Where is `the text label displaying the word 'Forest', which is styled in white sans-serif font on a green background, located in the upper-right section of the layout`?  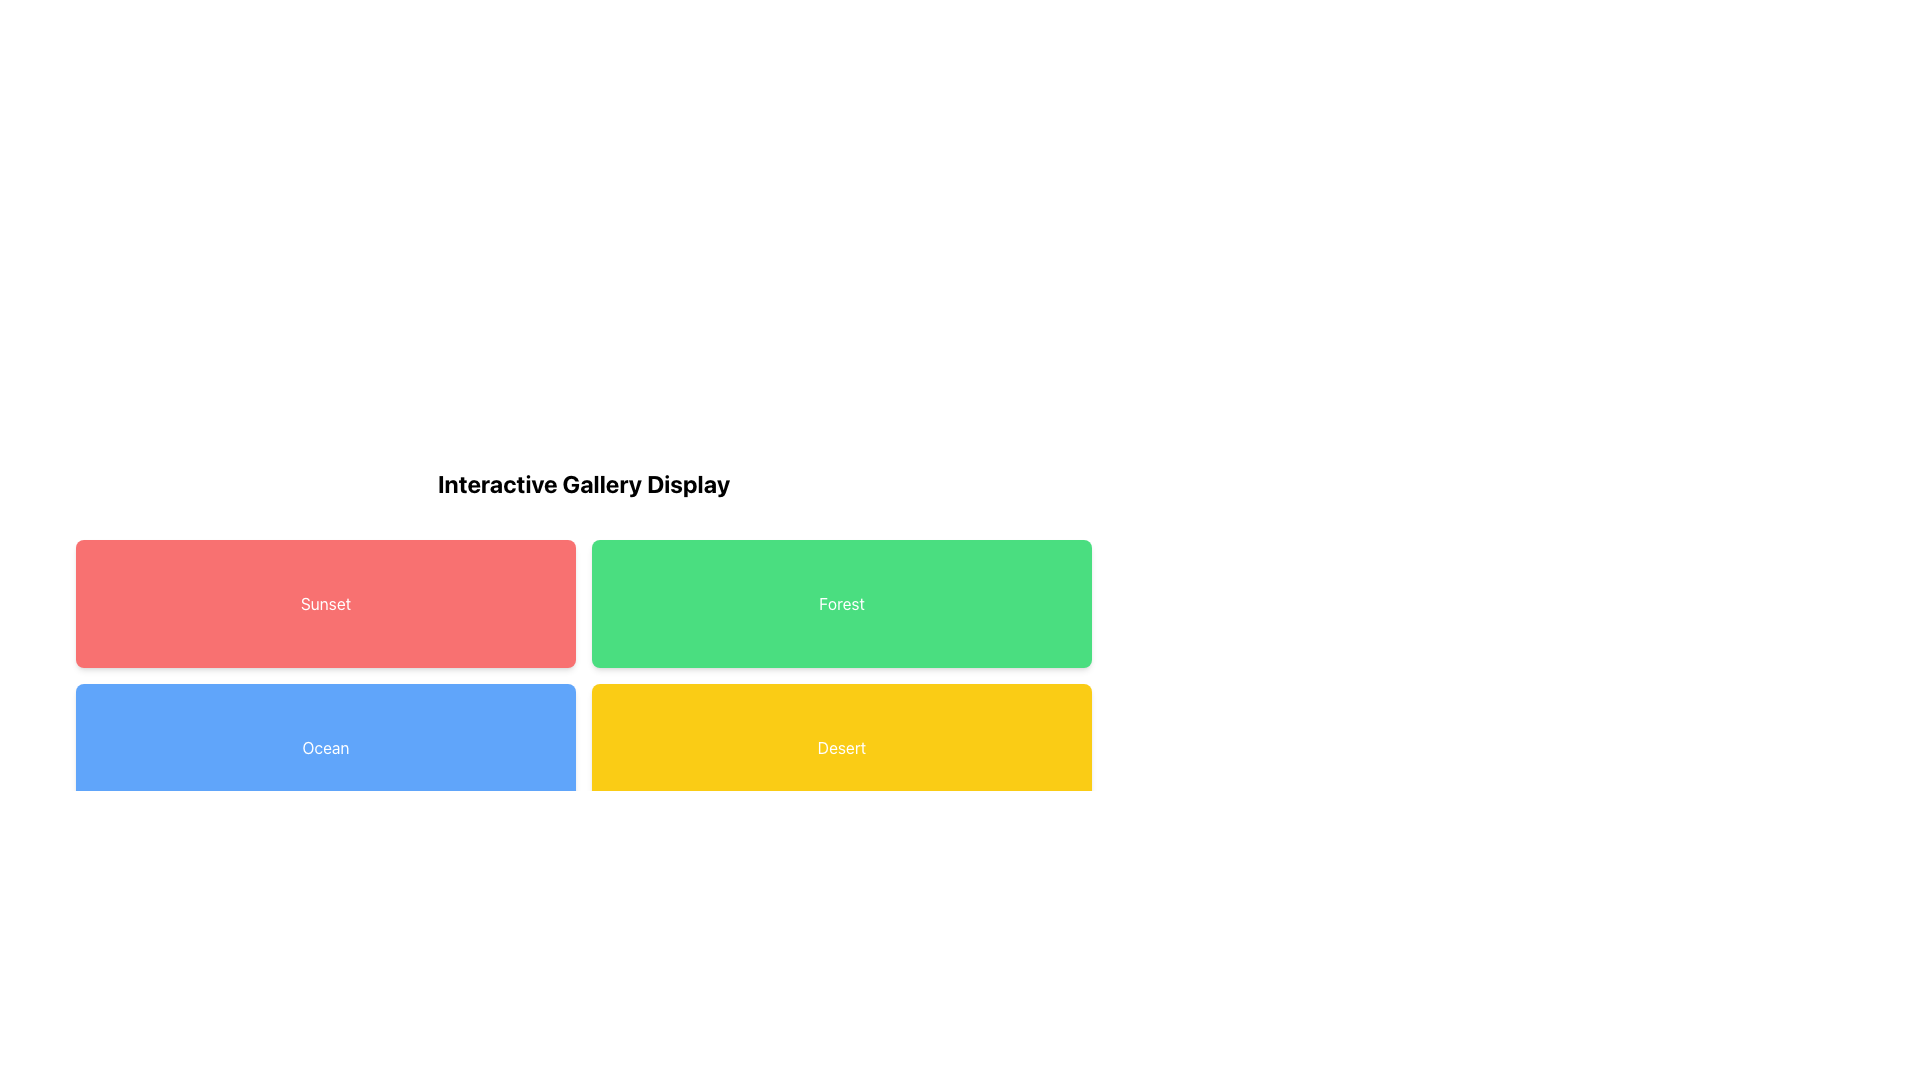 the text label displaying the word 'Forest', which is styled in white sans-serif font on a green background, located in the upper-right section of the layout is located at coordinates (841, 603).